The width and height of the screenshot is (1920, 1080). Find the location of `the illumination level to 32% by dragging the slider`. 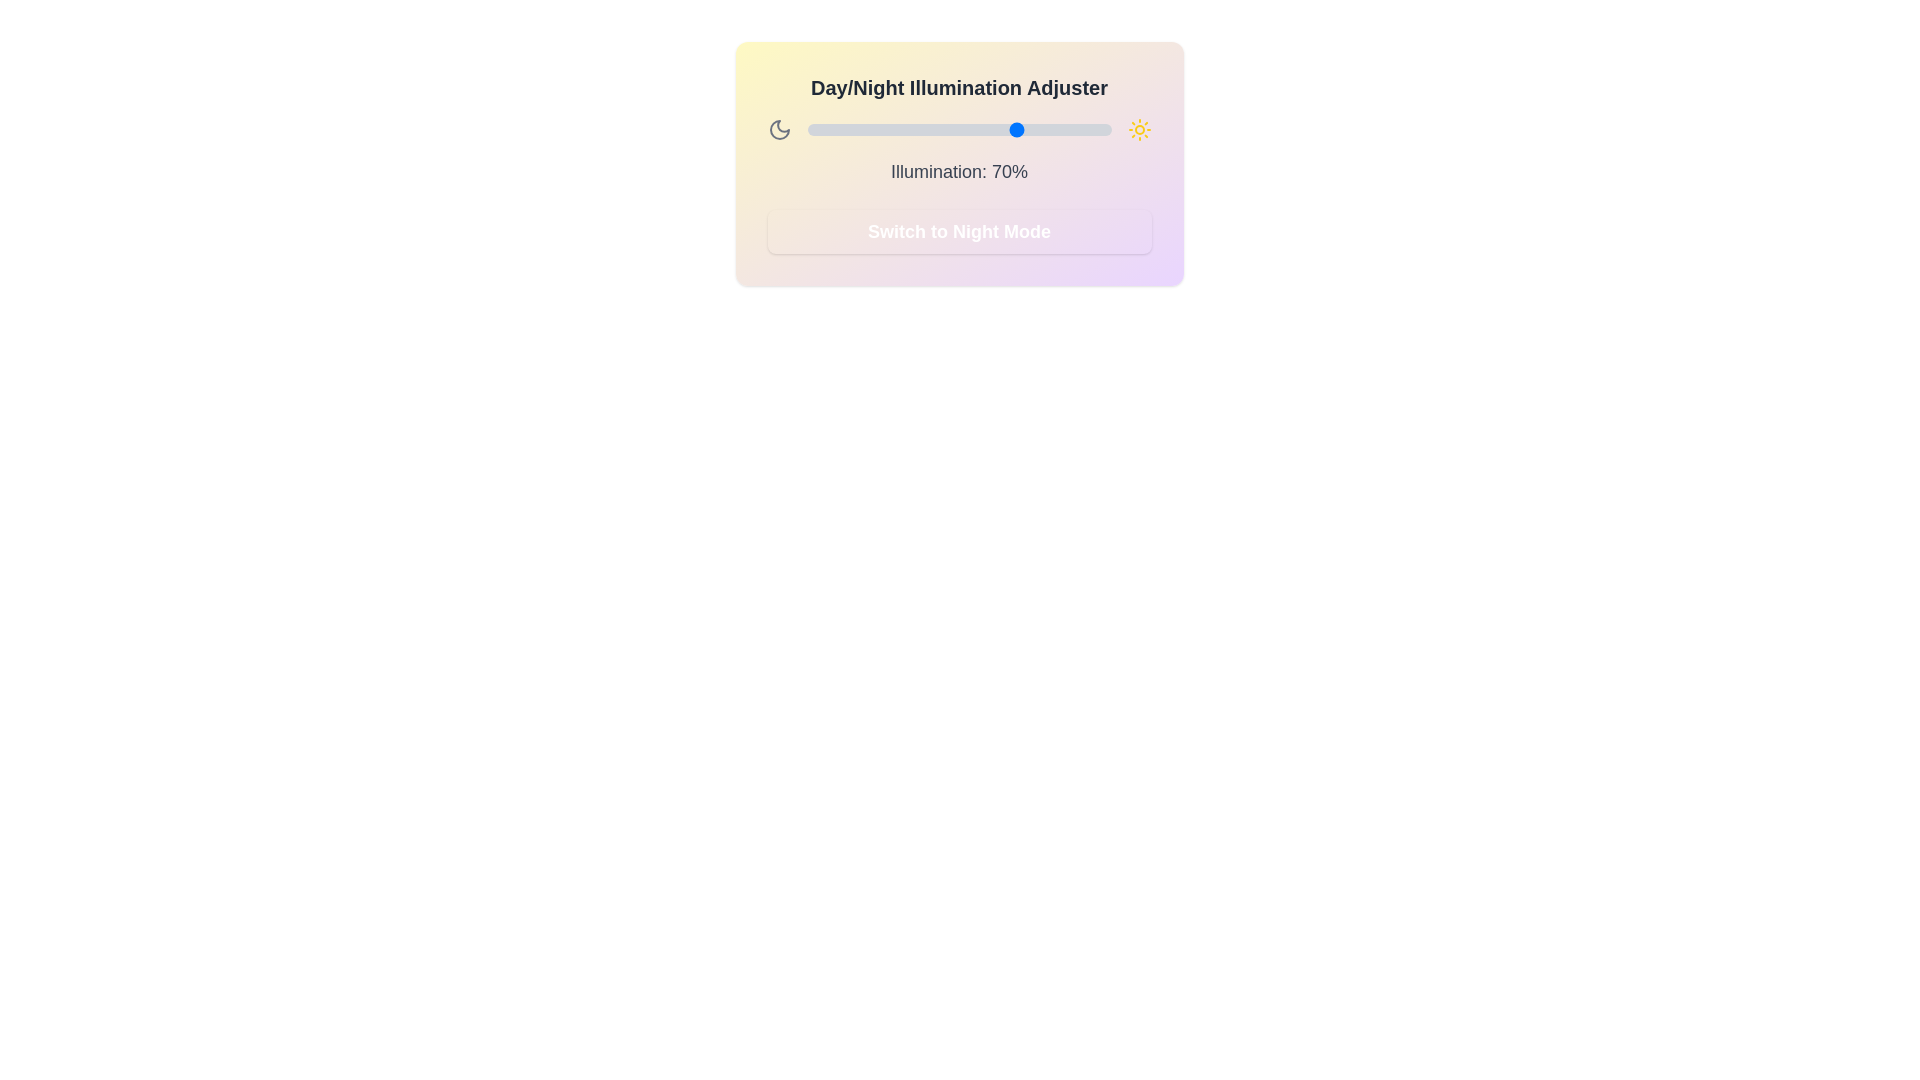

the illumination level to 32% by dragging the slider is located at coordinates (903, 130).